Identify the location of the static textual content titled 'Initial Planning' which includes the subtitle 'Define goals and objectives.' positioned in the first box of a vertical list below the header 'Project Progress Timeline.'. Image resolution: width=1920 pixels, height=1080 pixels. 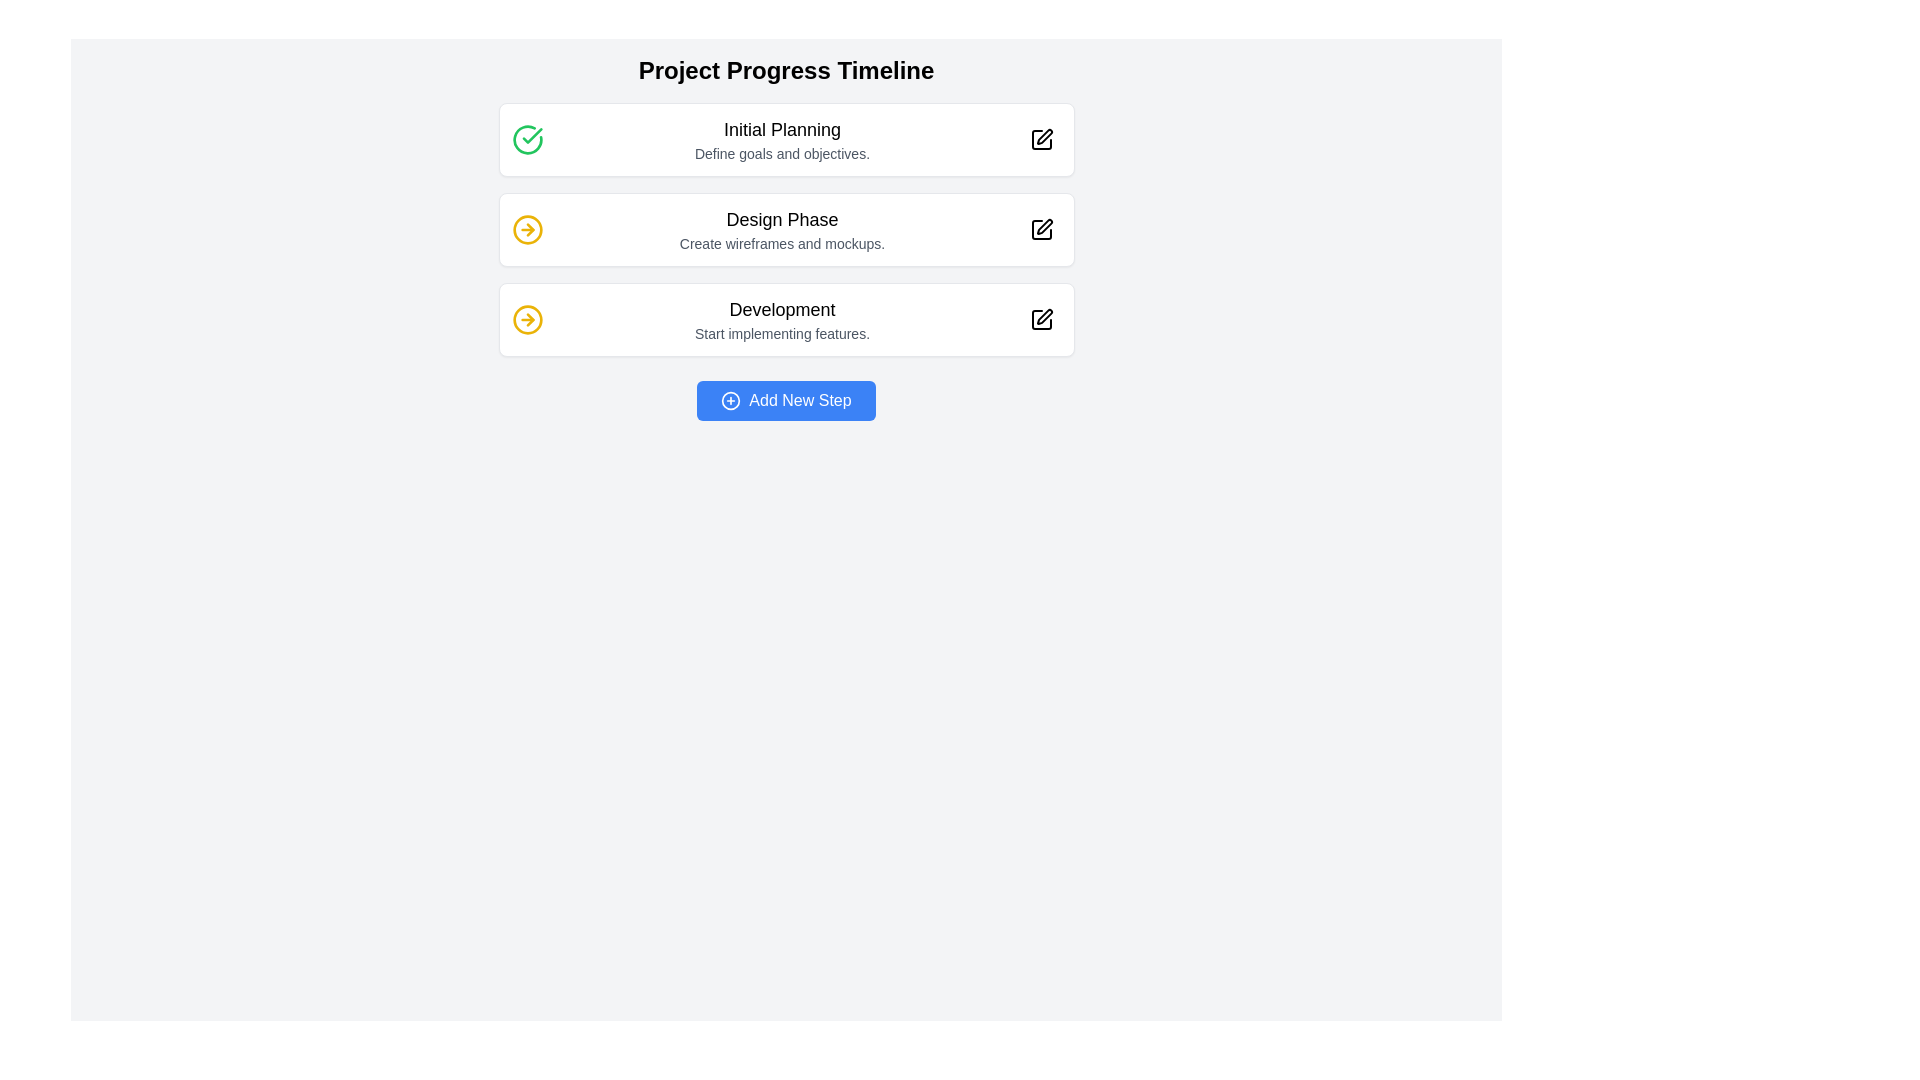
(781, 138).